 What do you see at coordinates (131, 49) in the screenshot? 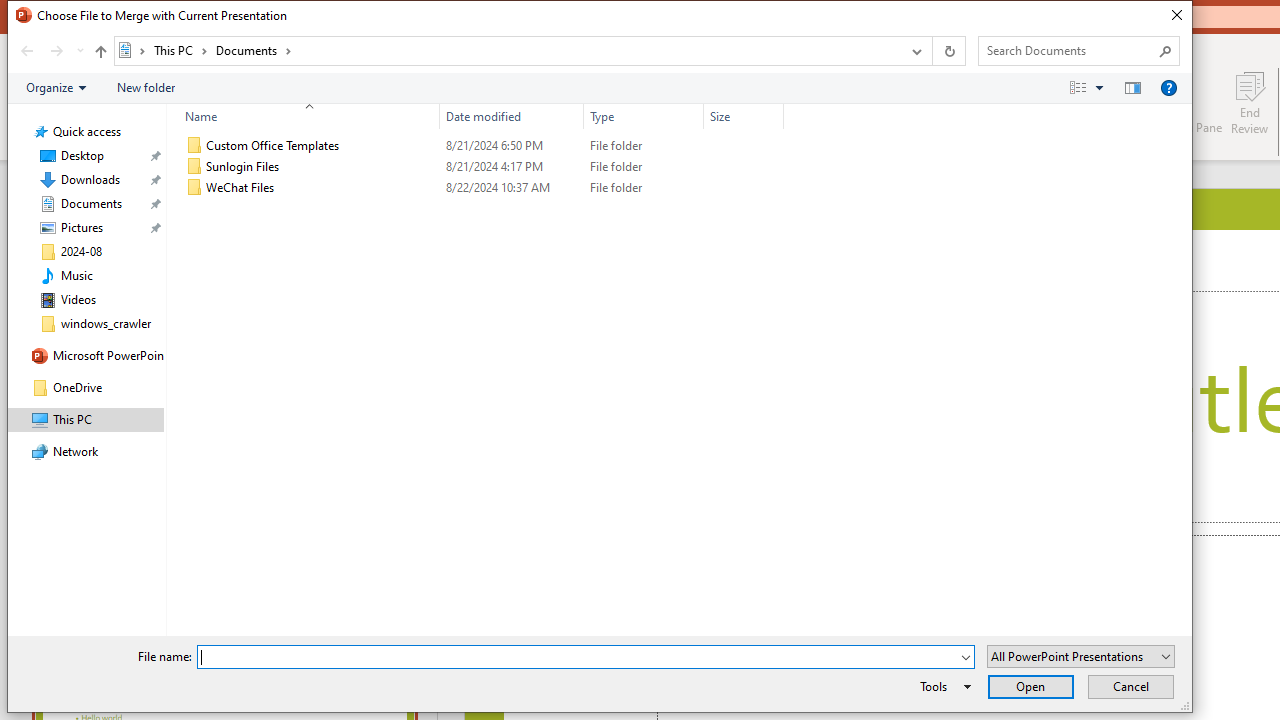
I see `'All locations'` at bounding box center [131, 49].